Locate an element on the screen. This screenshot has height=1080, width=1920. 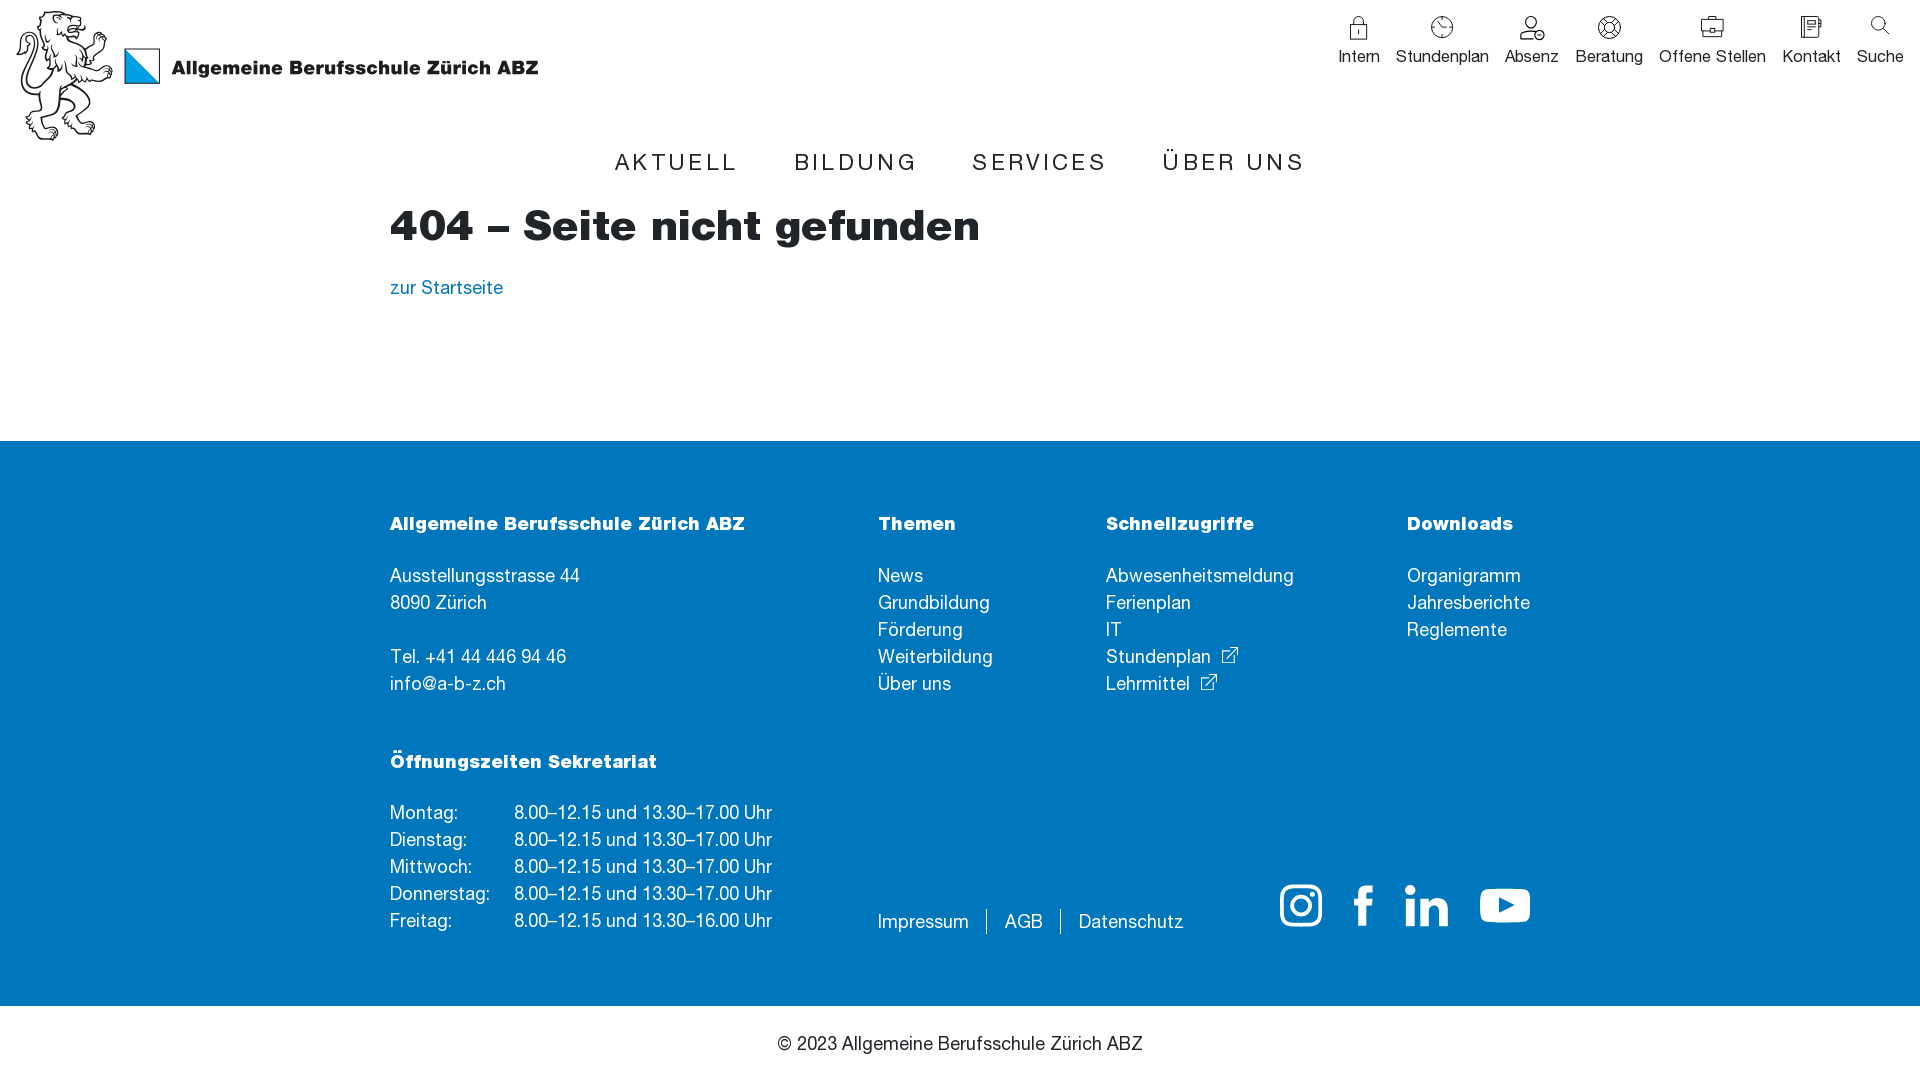
'Ferienplan' is located at coordinates (1148, 600).